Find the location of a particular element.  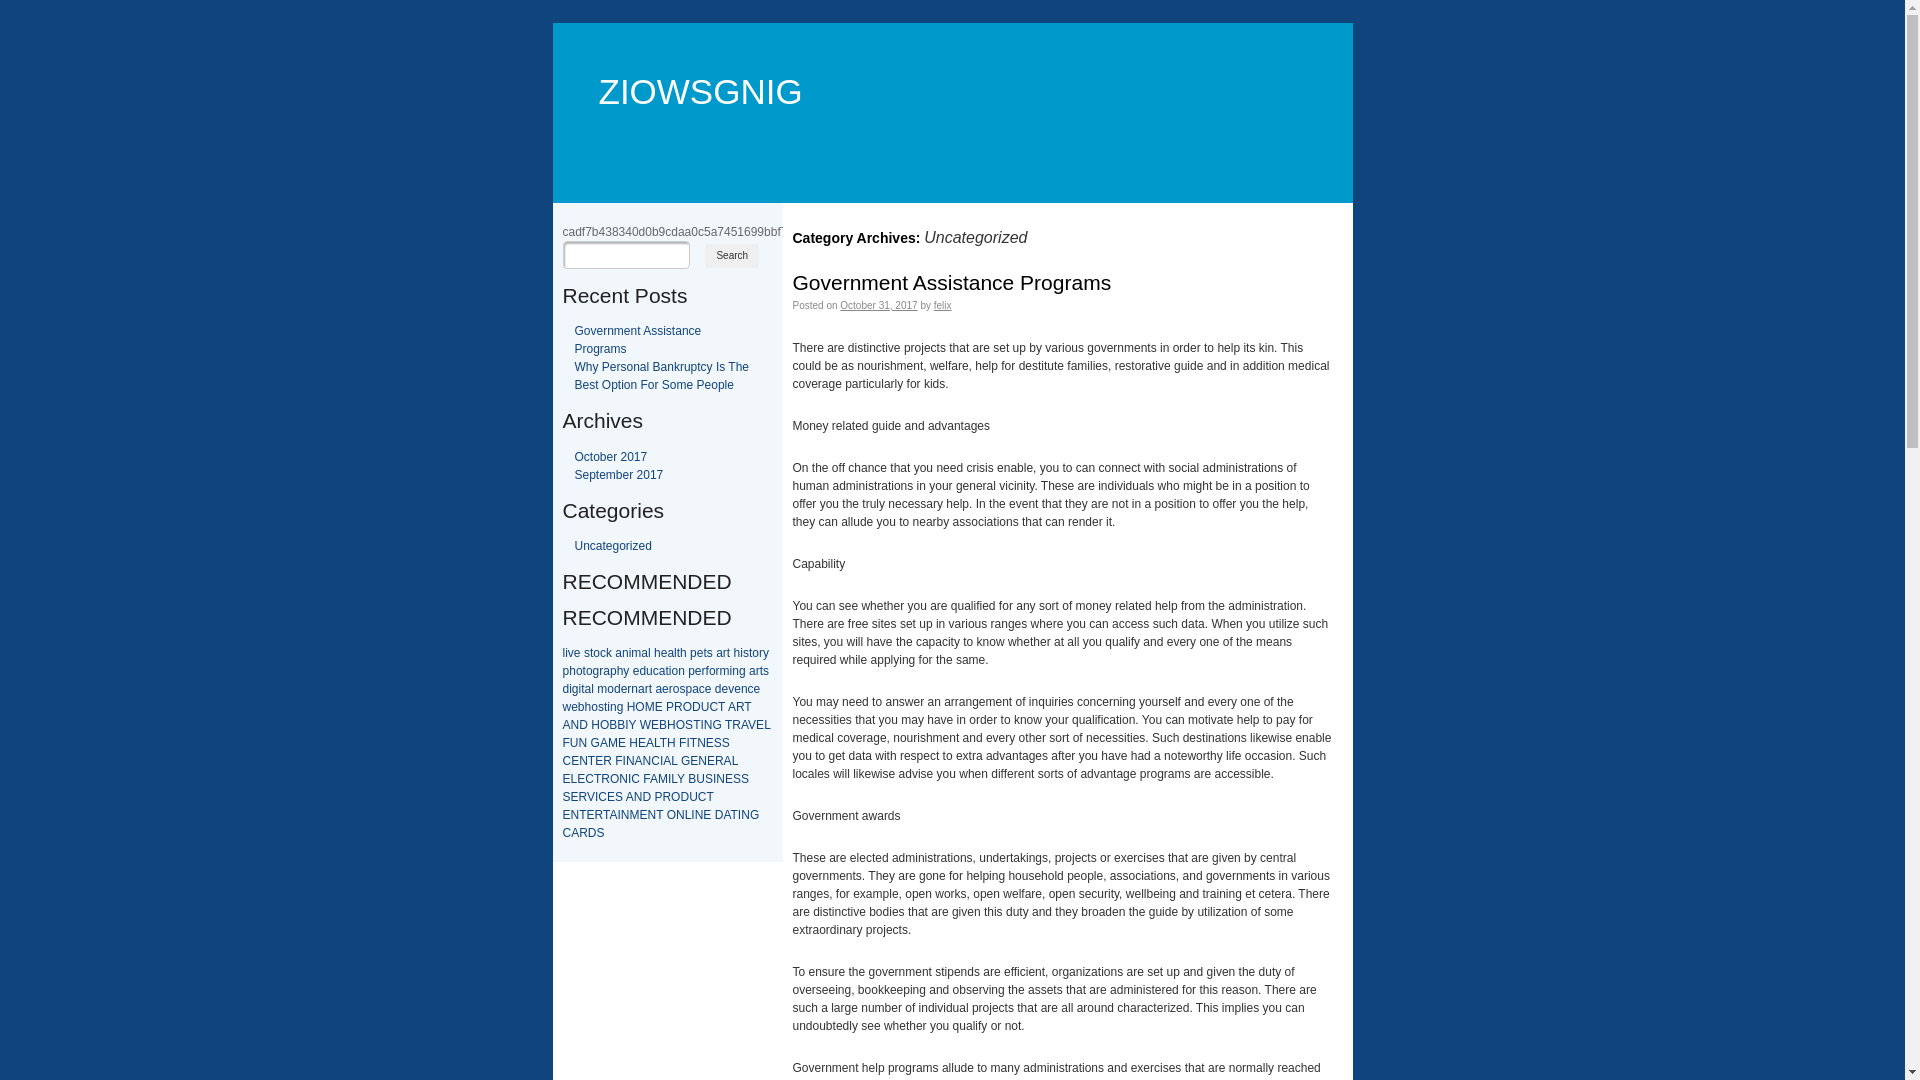

'c' is located at coordinates (602, 652).